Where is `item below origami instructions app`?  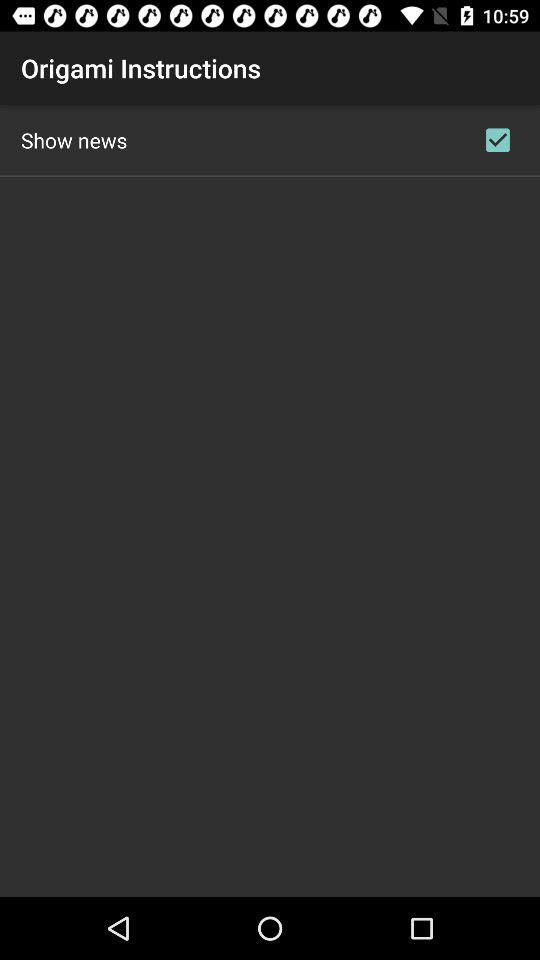
item below origami instructions app is located at coordinates (73, 139).